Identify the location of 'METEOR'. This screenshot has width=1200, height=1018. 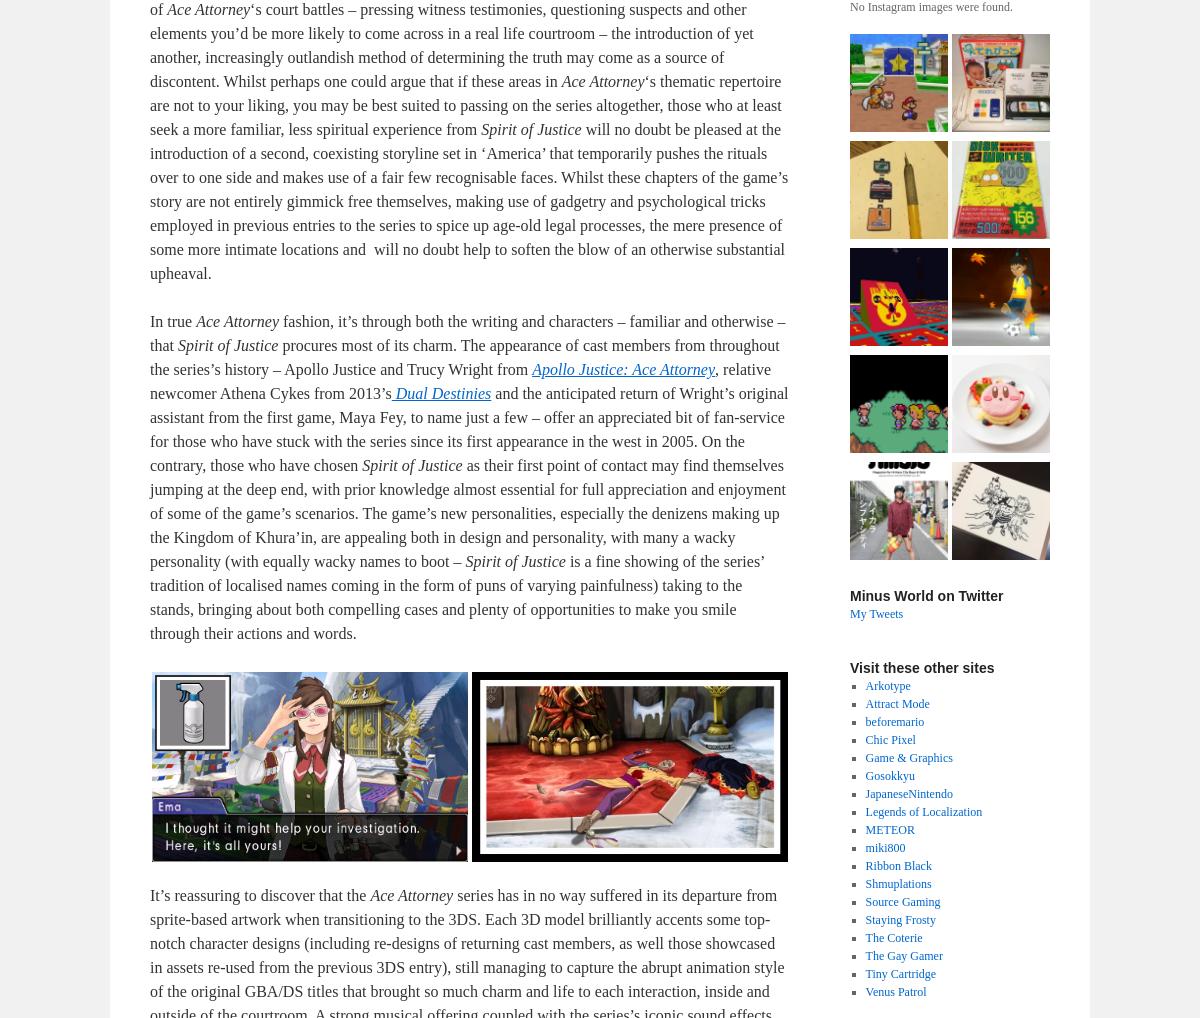
(888, 828).